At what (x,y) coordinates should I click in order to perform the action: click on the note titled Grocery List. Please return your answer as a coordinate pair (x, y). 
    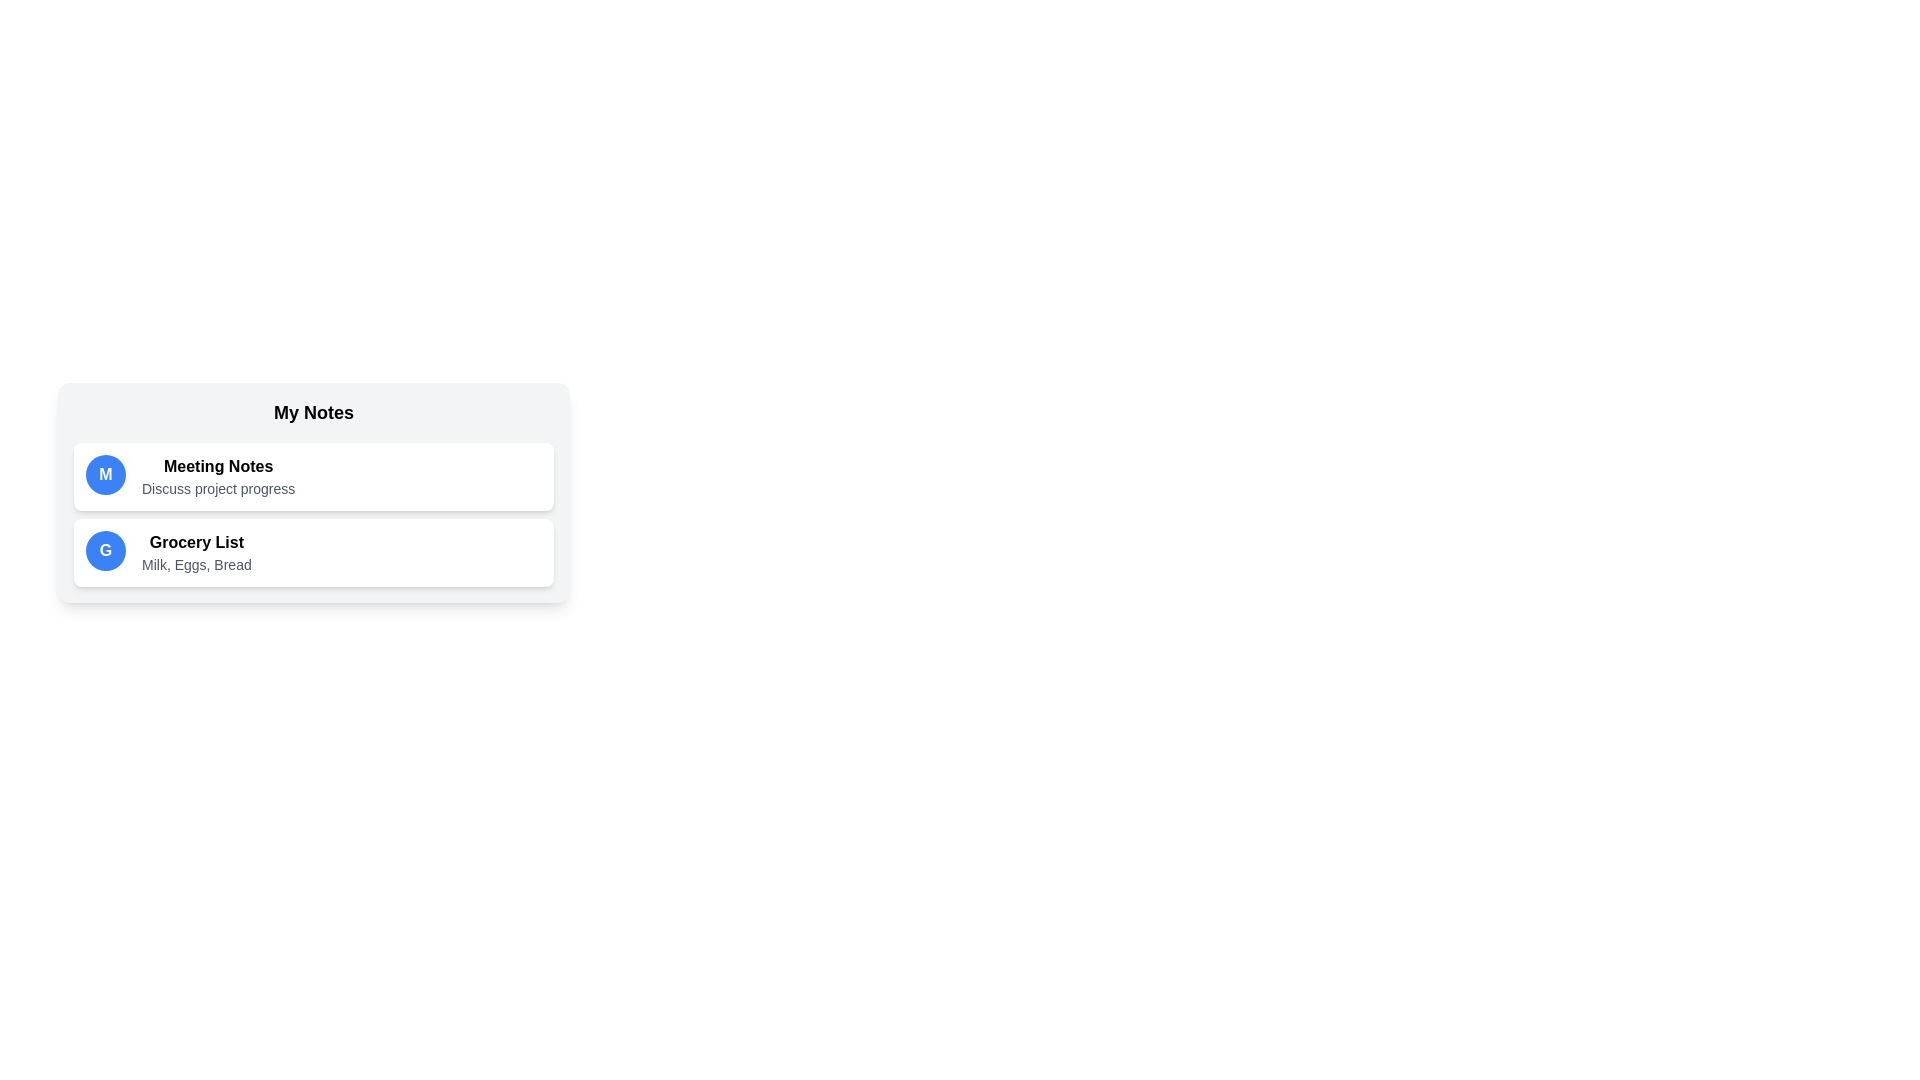
    Looking at the image, I should click on (312, 552).